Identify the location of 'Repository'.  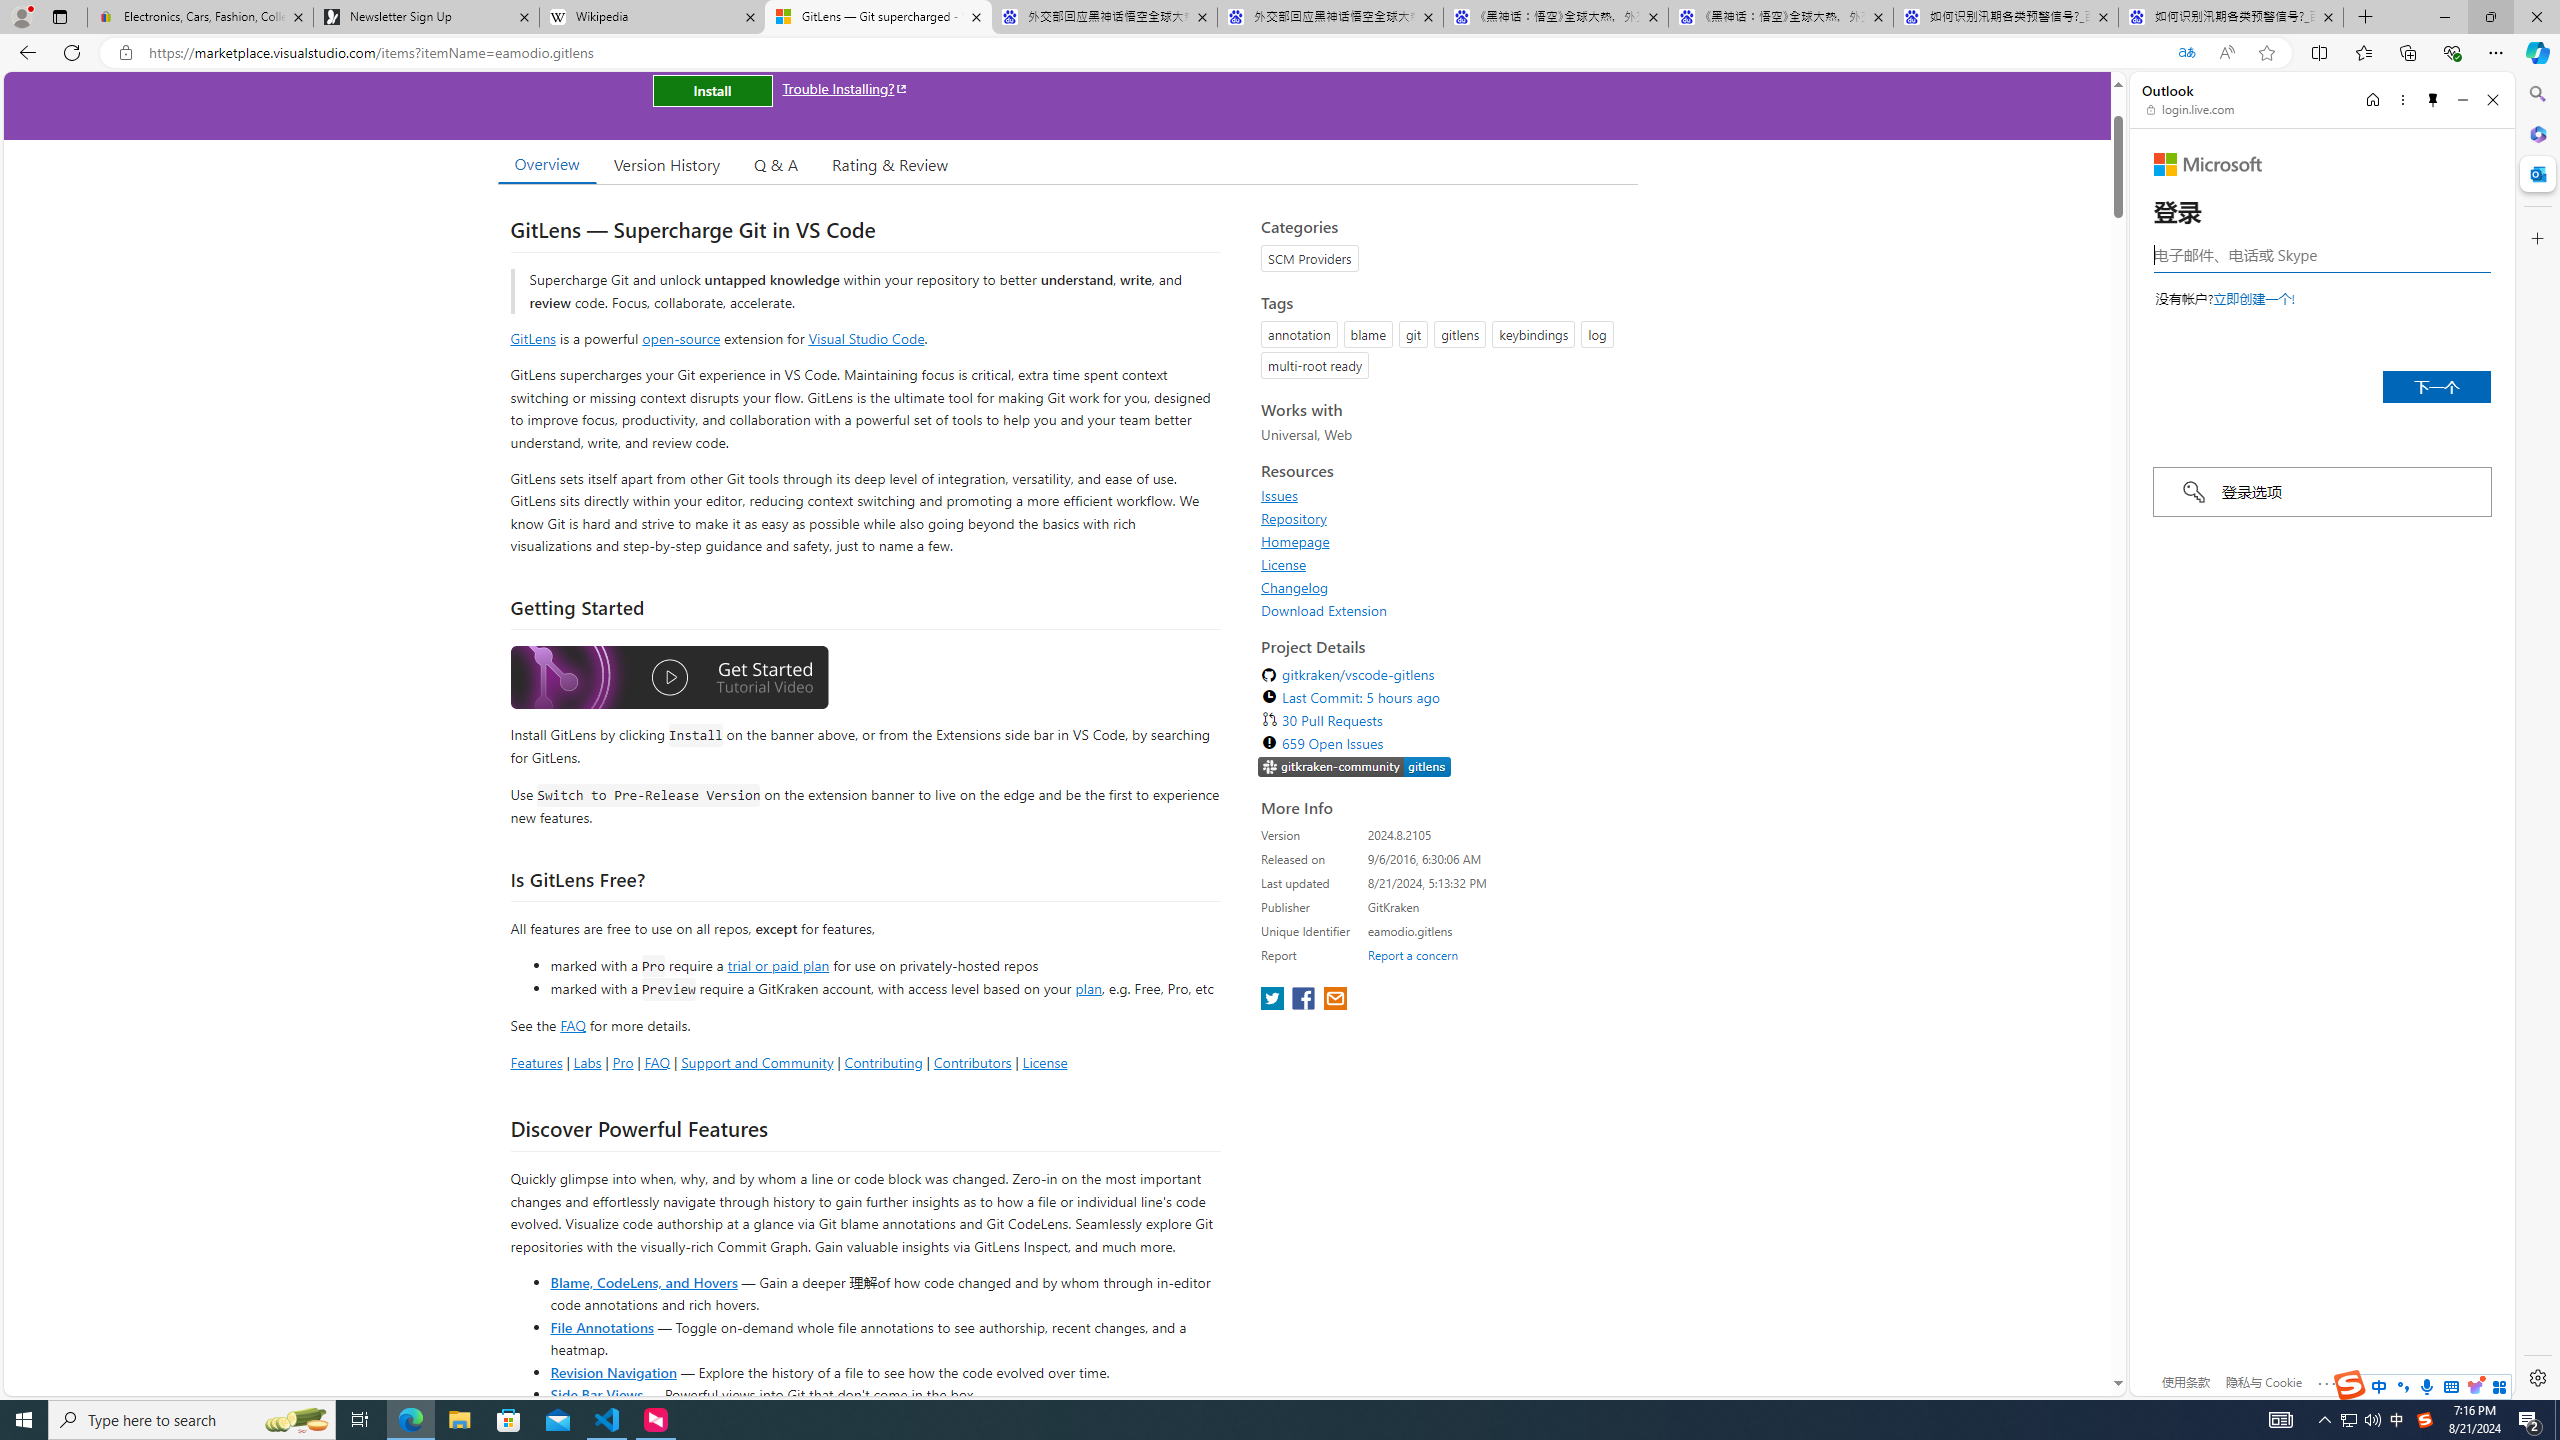
(1293, 517).